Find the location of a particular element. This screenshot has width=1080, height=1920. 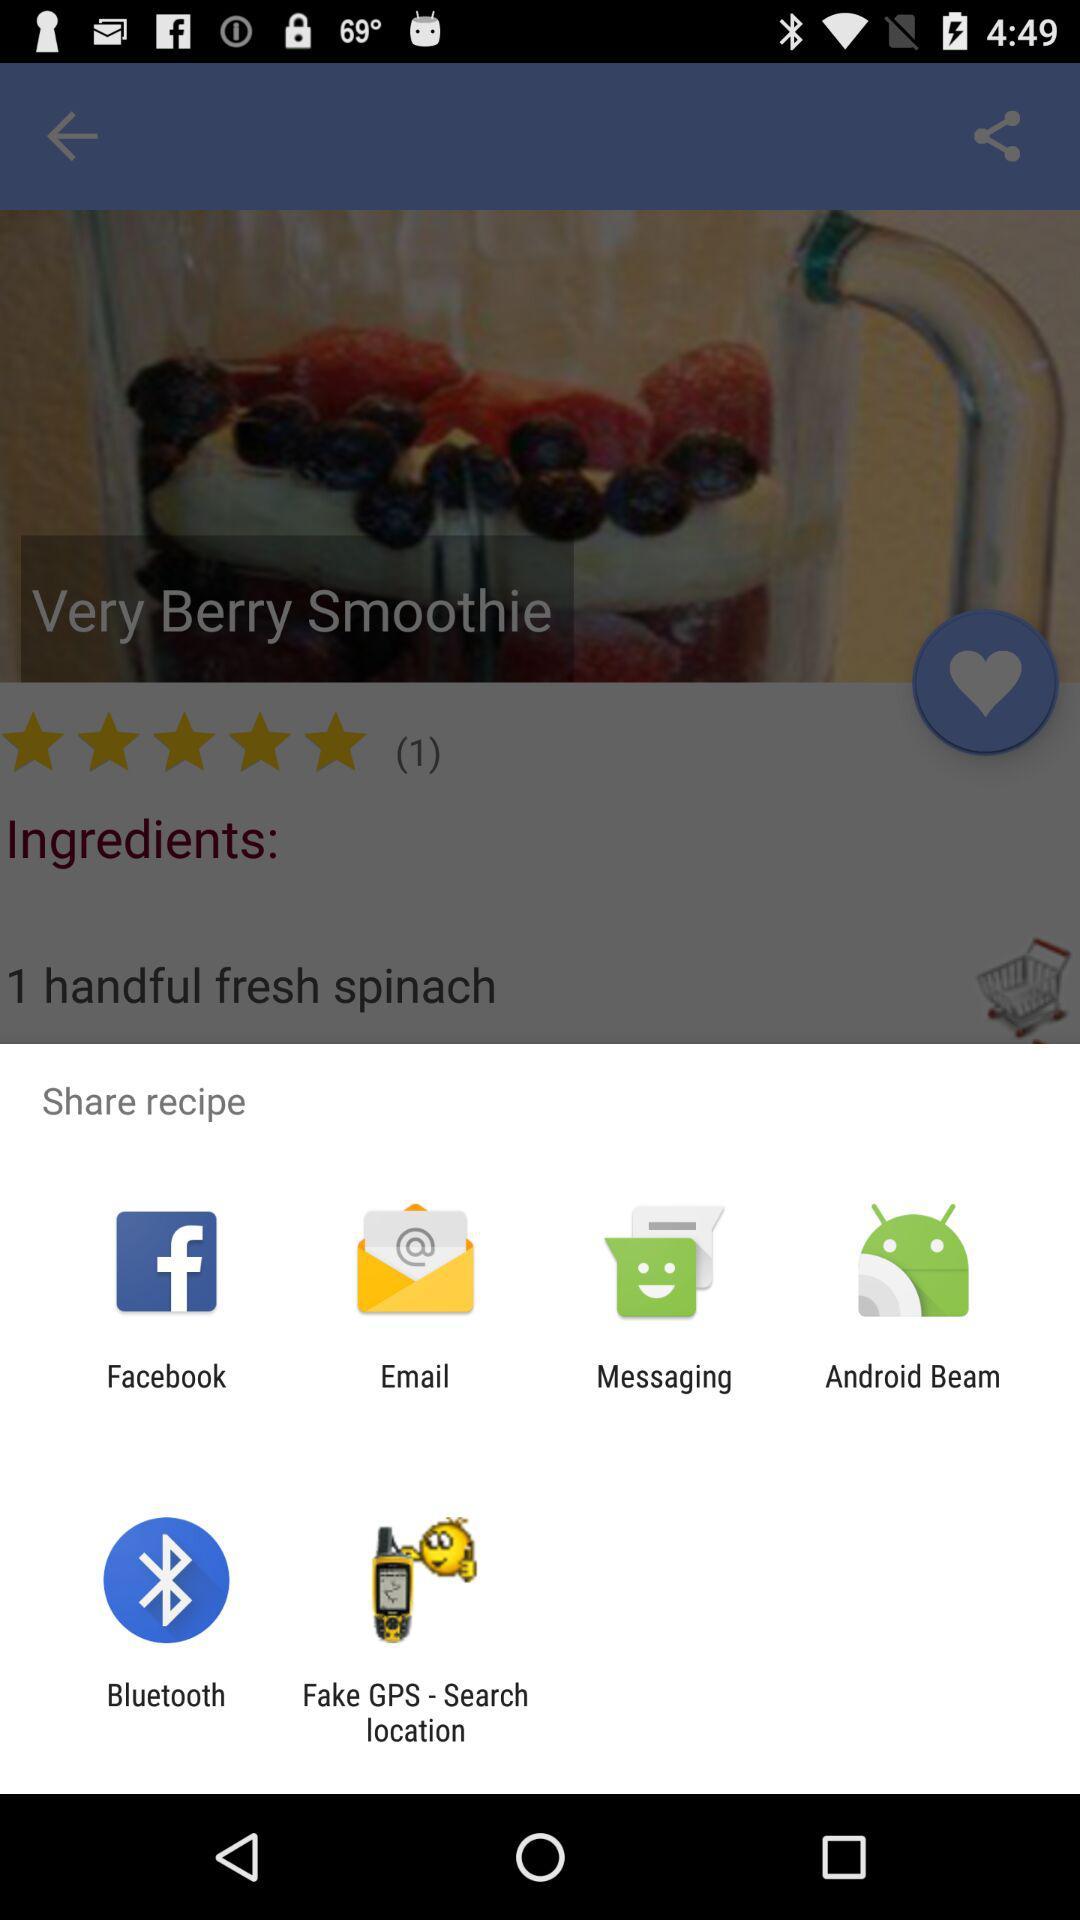

item to the left of the fake gps search item is located at coordinates (165, 1711).